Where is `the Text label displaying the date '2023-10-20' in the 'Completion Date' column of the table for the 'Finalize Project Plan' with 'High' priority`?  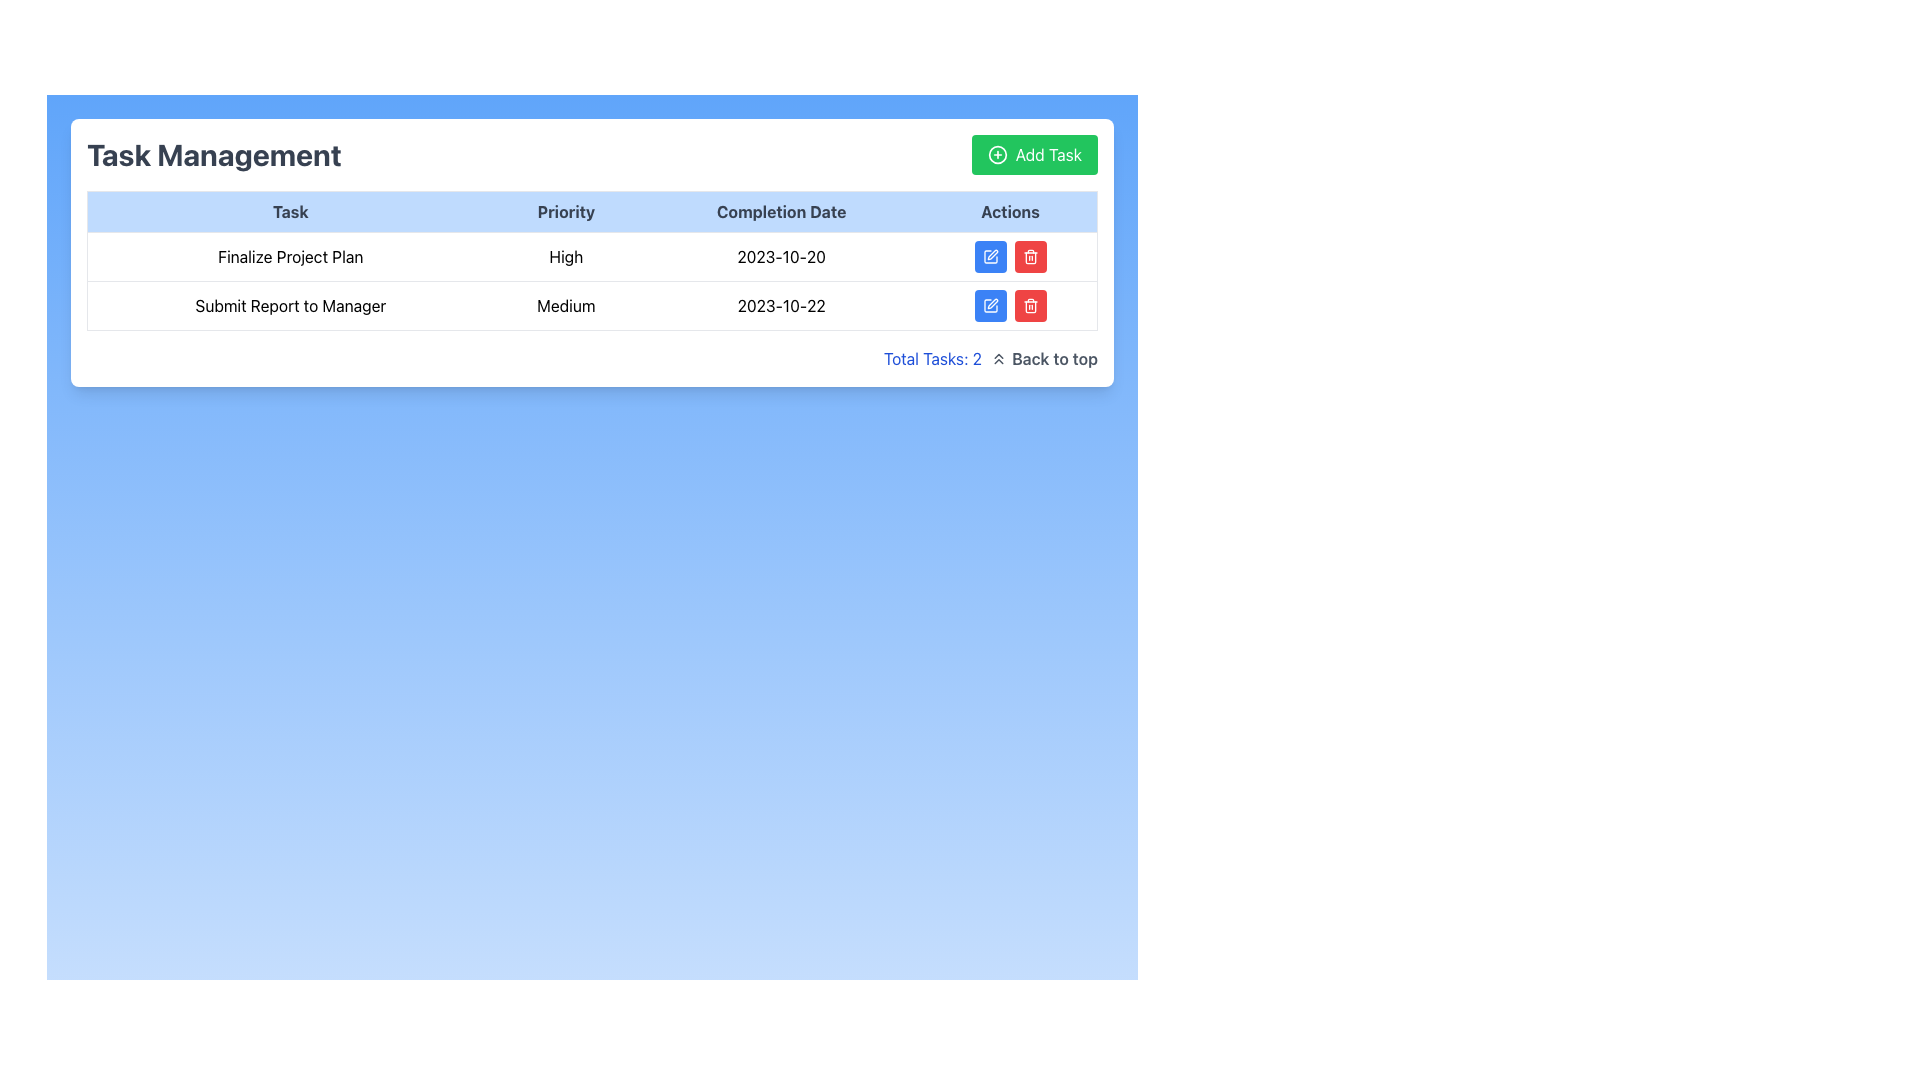 the Text label displaying the date '2023-10-20' in the 'Completion Date' column of the table for the 'Finalize Project Plan' with 'High' priority is located at coordinates (780, 256).